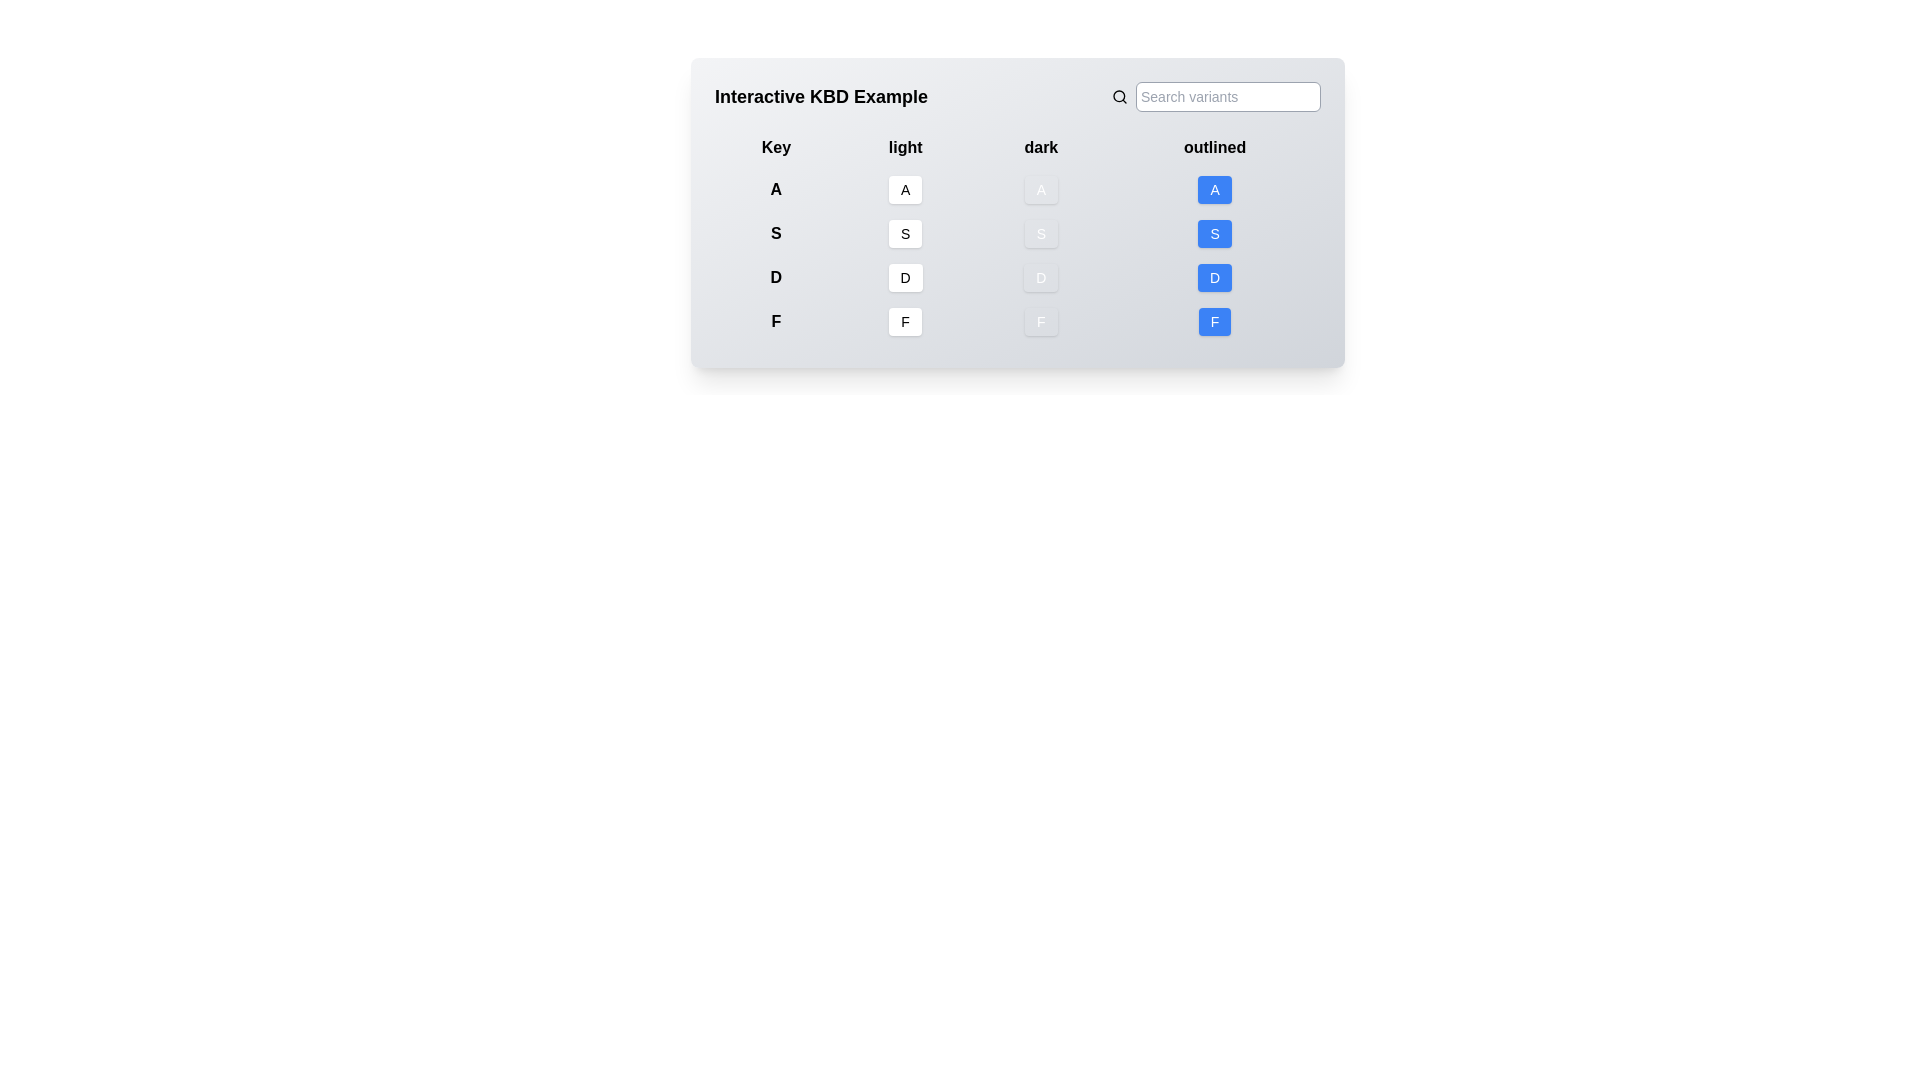 This screenshot has width=1920, height=1080. I want to click on the button-like display element with a blue background and the white bold capital letter 'D', which is the third button in the outlined column of a grid, so click(1214, 277).